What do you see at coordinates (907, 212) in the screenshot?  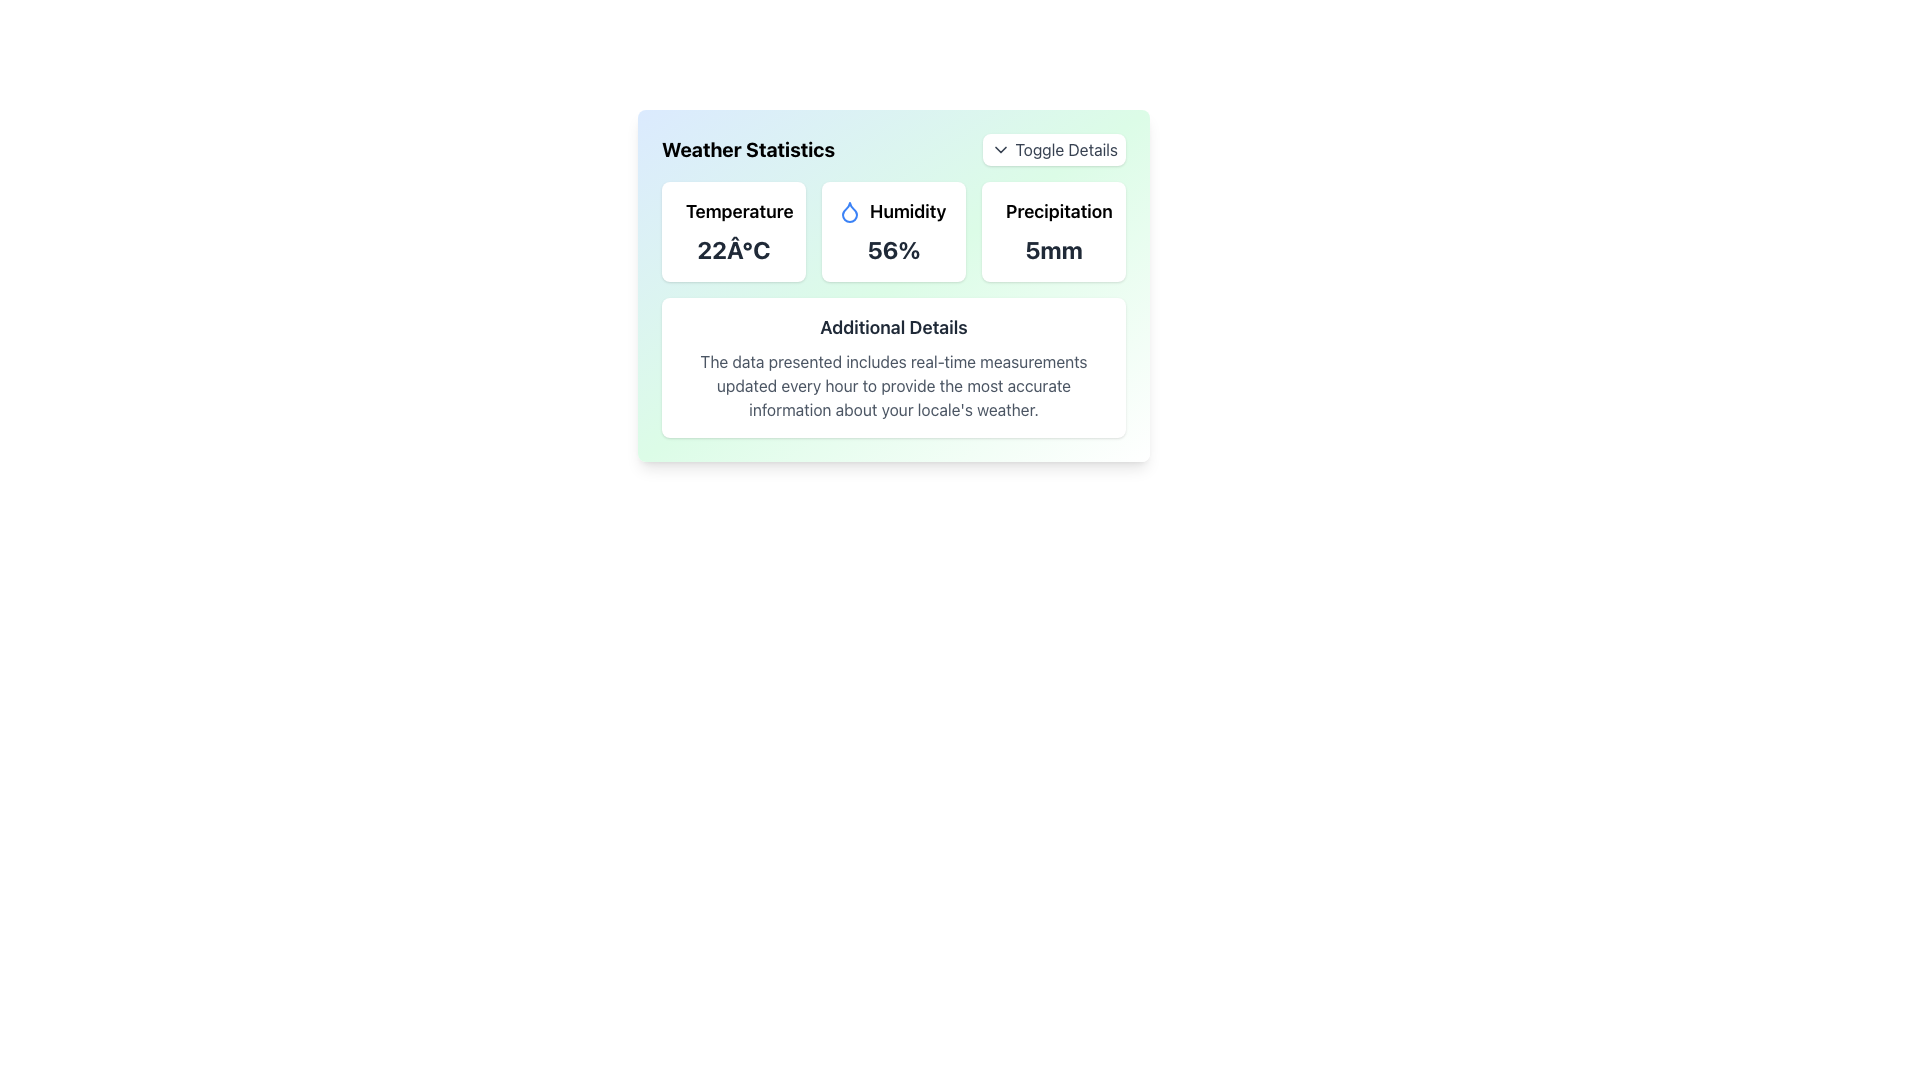 I see `the humidity label text element, which provides context to the percentage displayed below it in the weather statistics section` at bounding box center [907, 212].